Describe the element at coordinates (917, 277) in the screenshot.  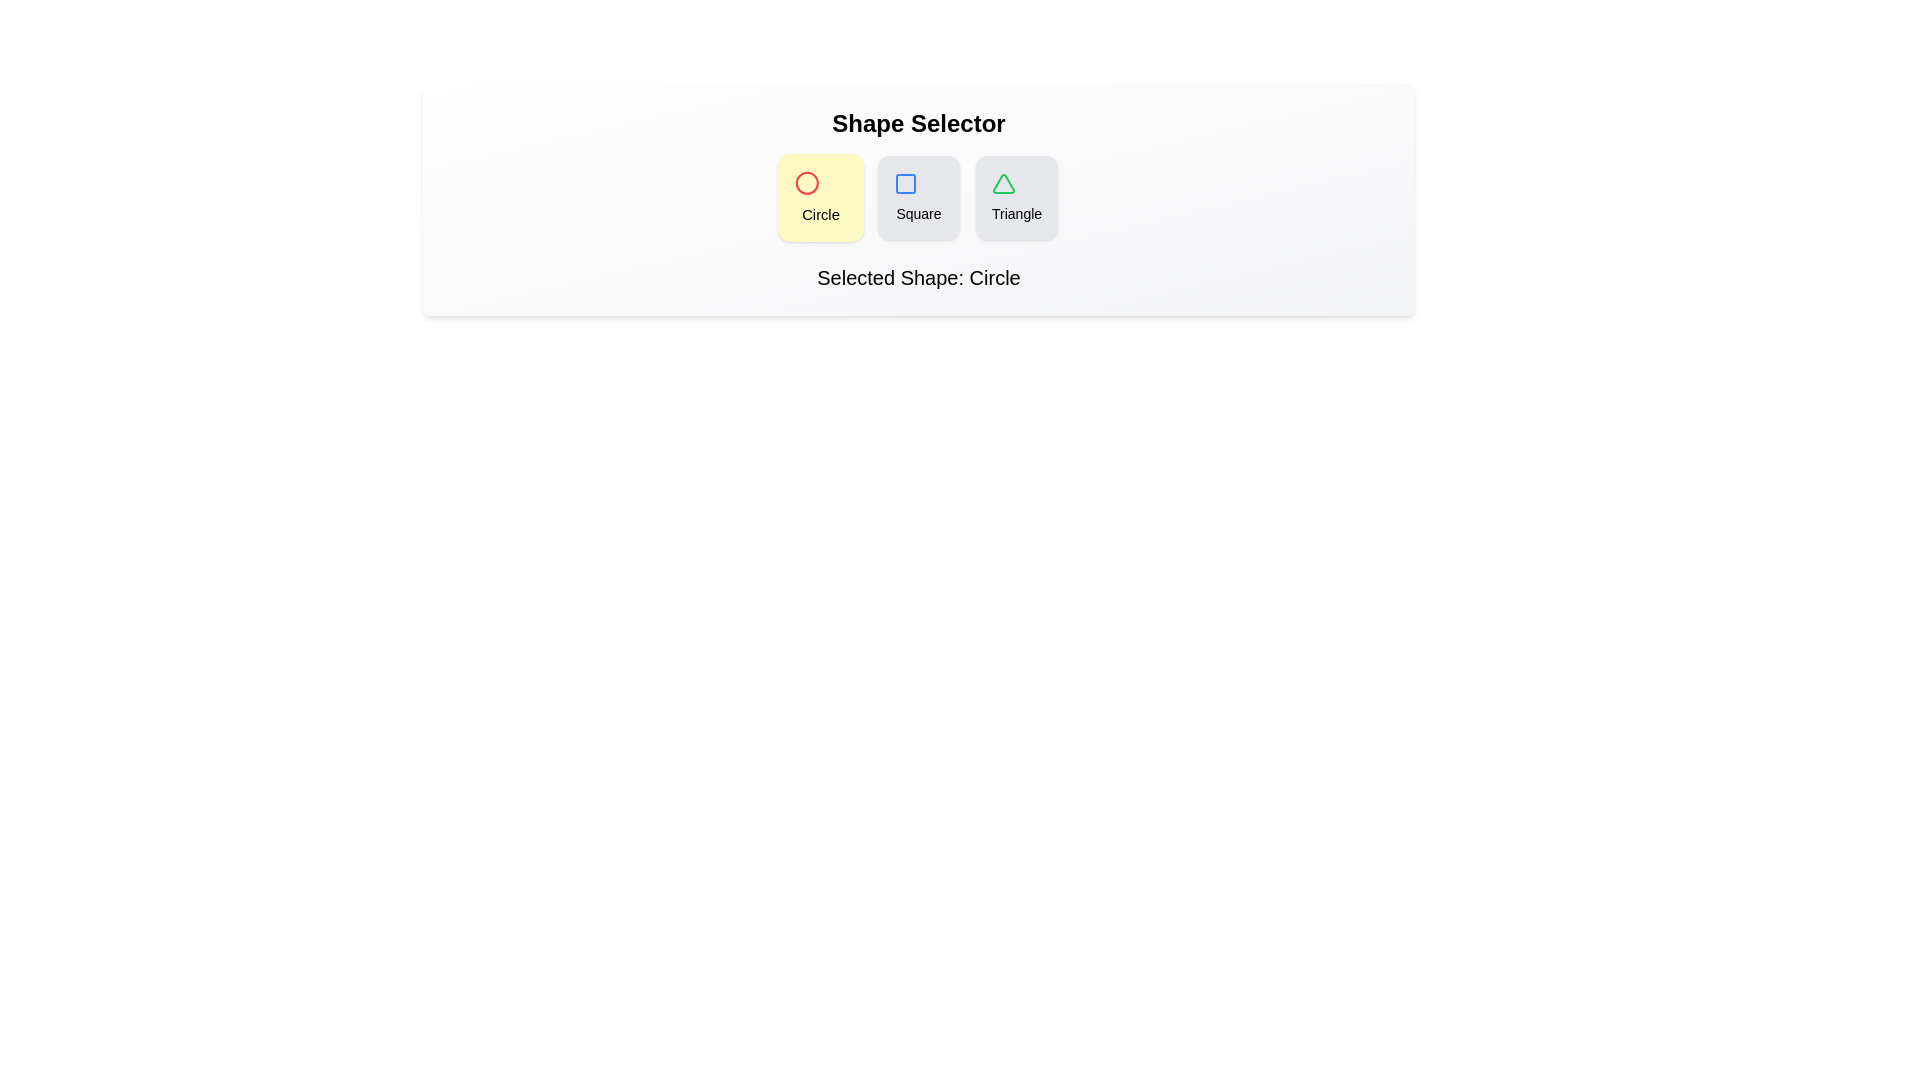
I see `the text of the element displaying the selected shape` at that location.